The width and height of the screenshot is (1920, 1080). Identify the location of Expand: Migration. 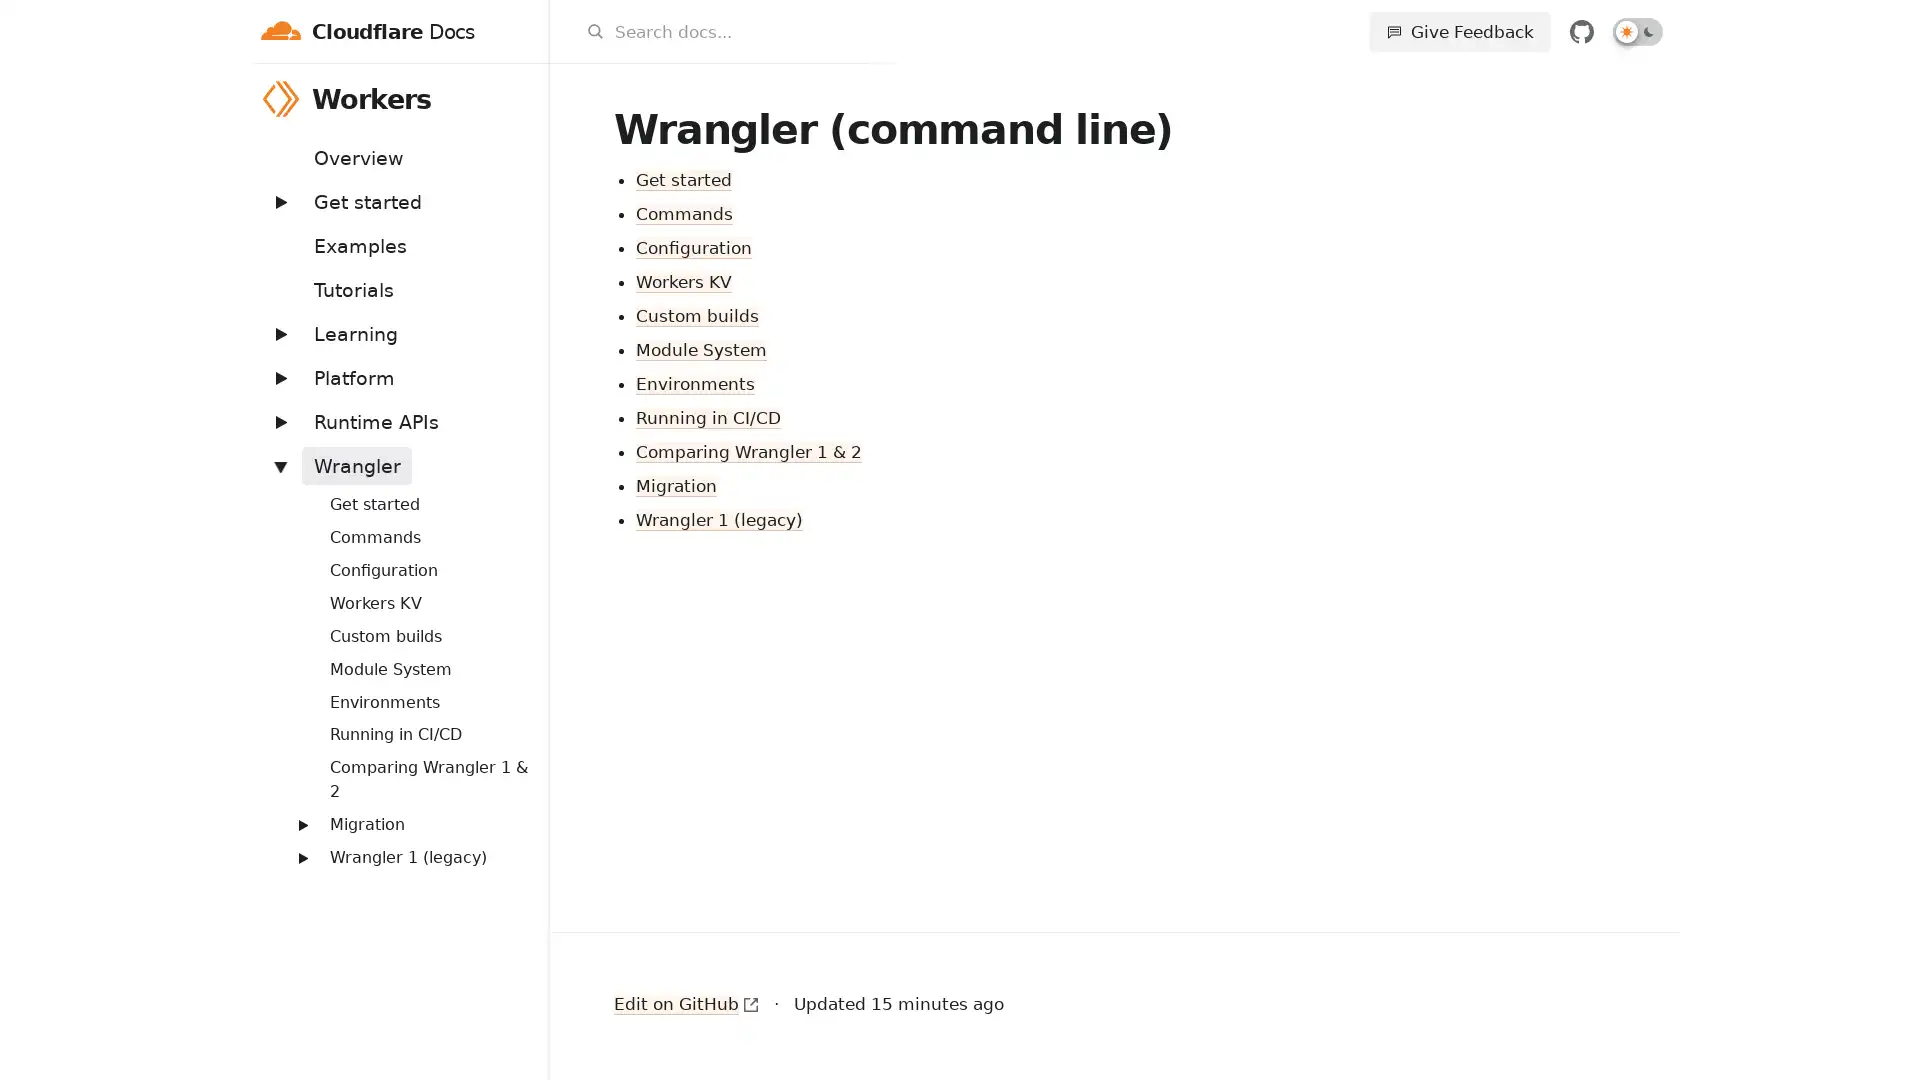
(301, 824).